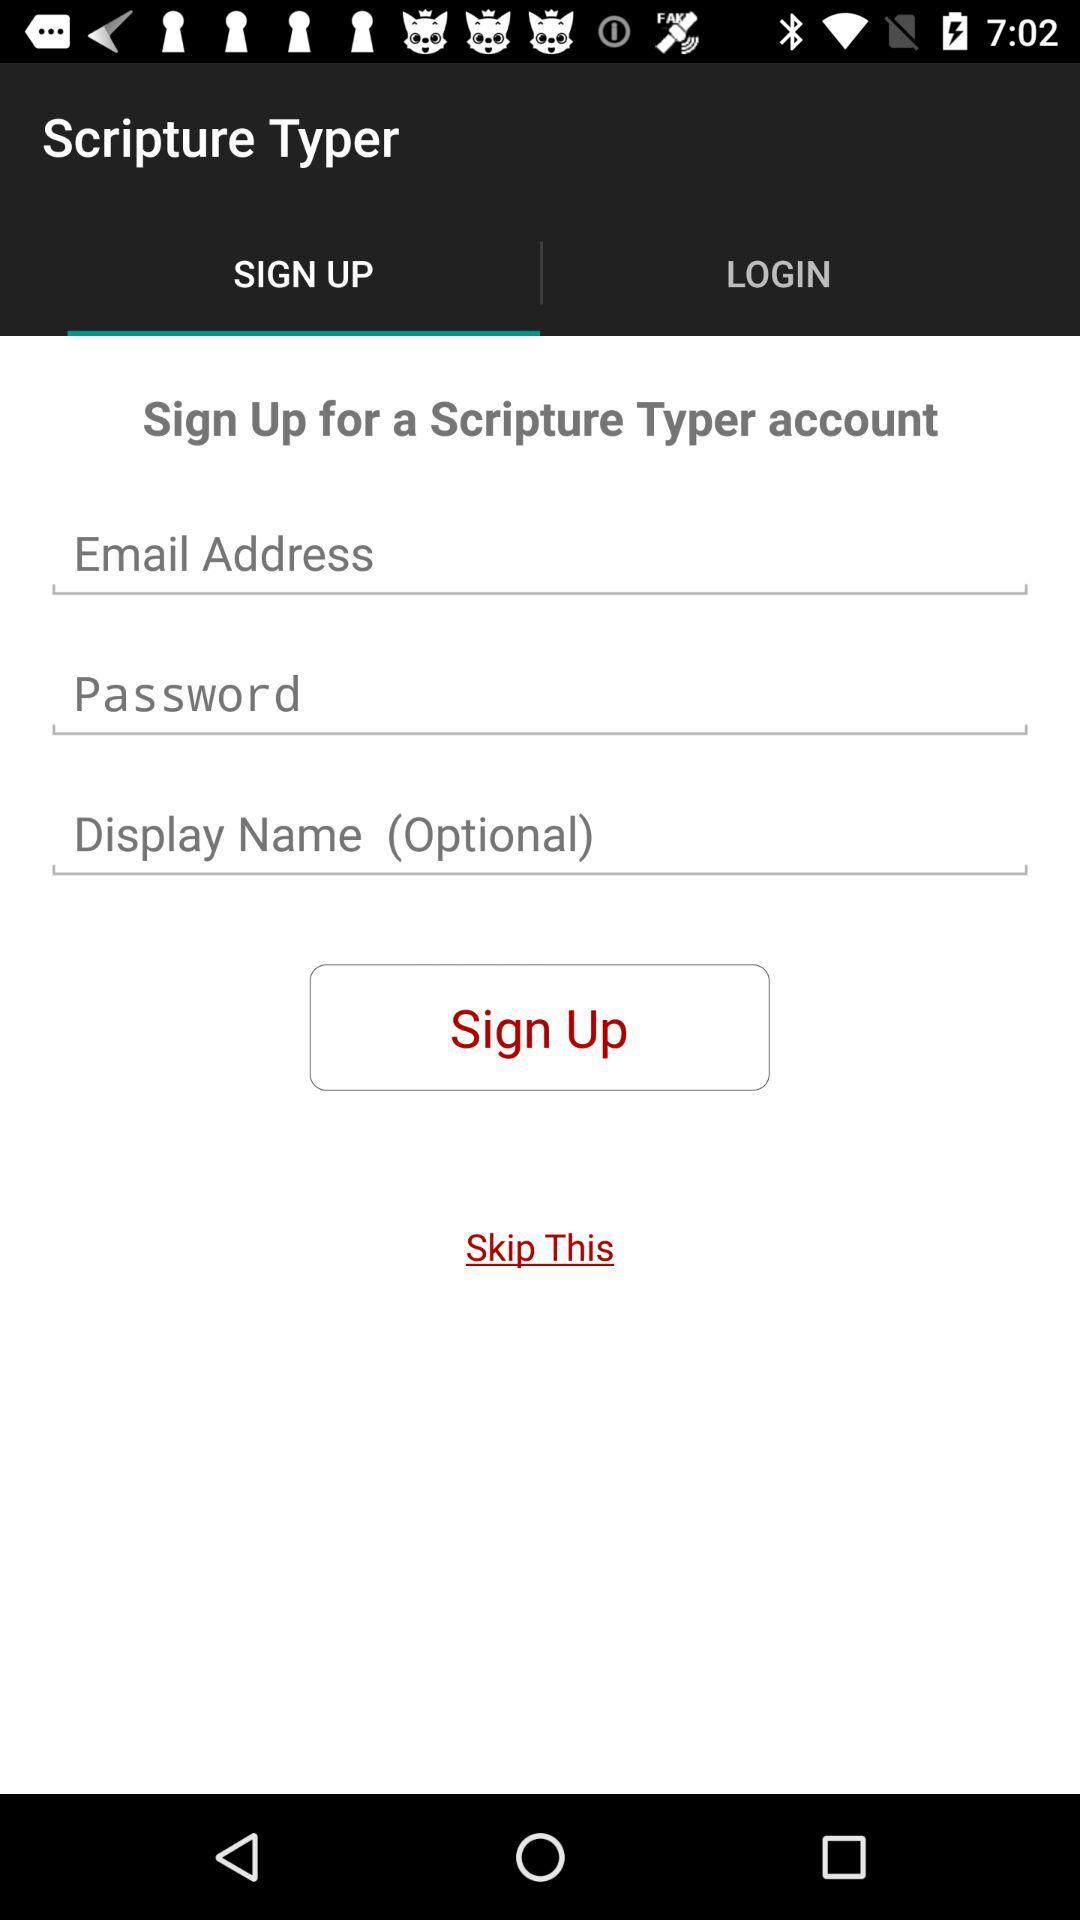 Image resolution: width=1080 pixels, height=1920 pixels. Describe the element at coordinates (540, 693) in the screenshot. I see `customize password` at that location.